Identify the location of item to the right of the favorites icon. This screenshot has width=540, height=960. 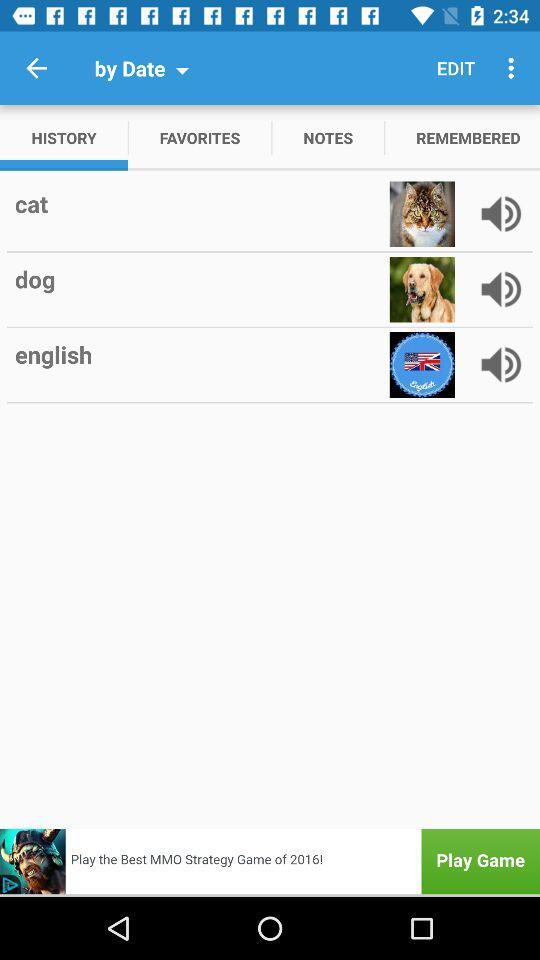
(328, 136).